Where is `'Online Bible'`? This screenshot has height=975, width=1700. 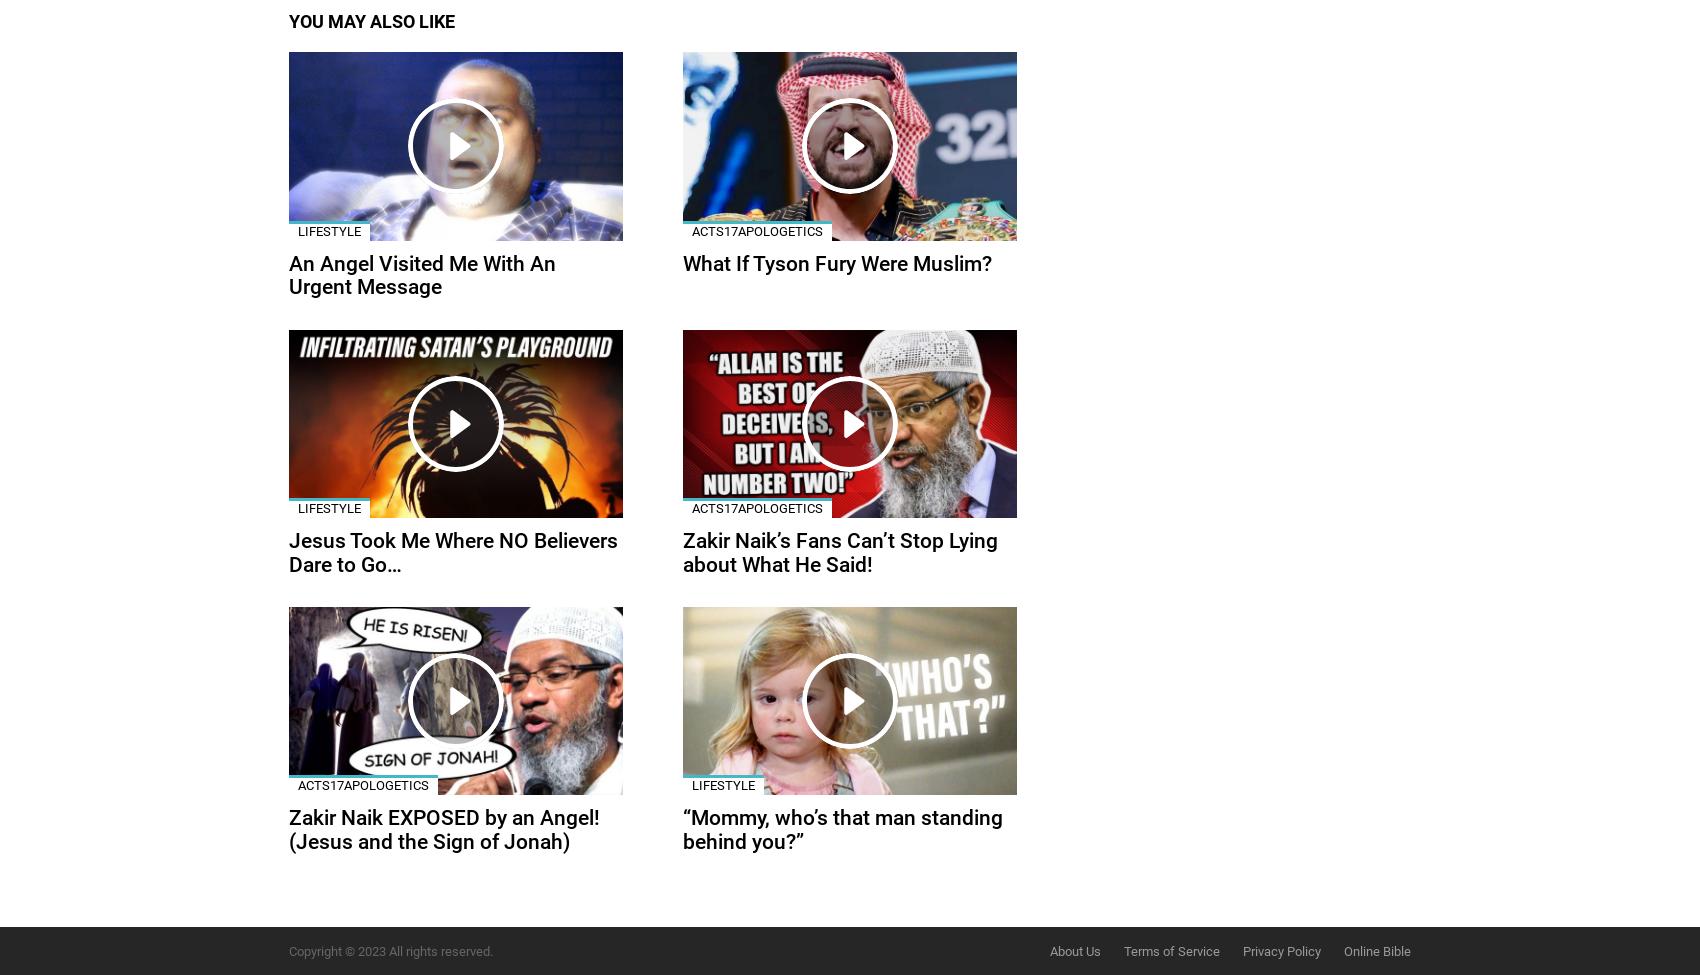
'Online Bible' is located at coordinates (1377, 949).